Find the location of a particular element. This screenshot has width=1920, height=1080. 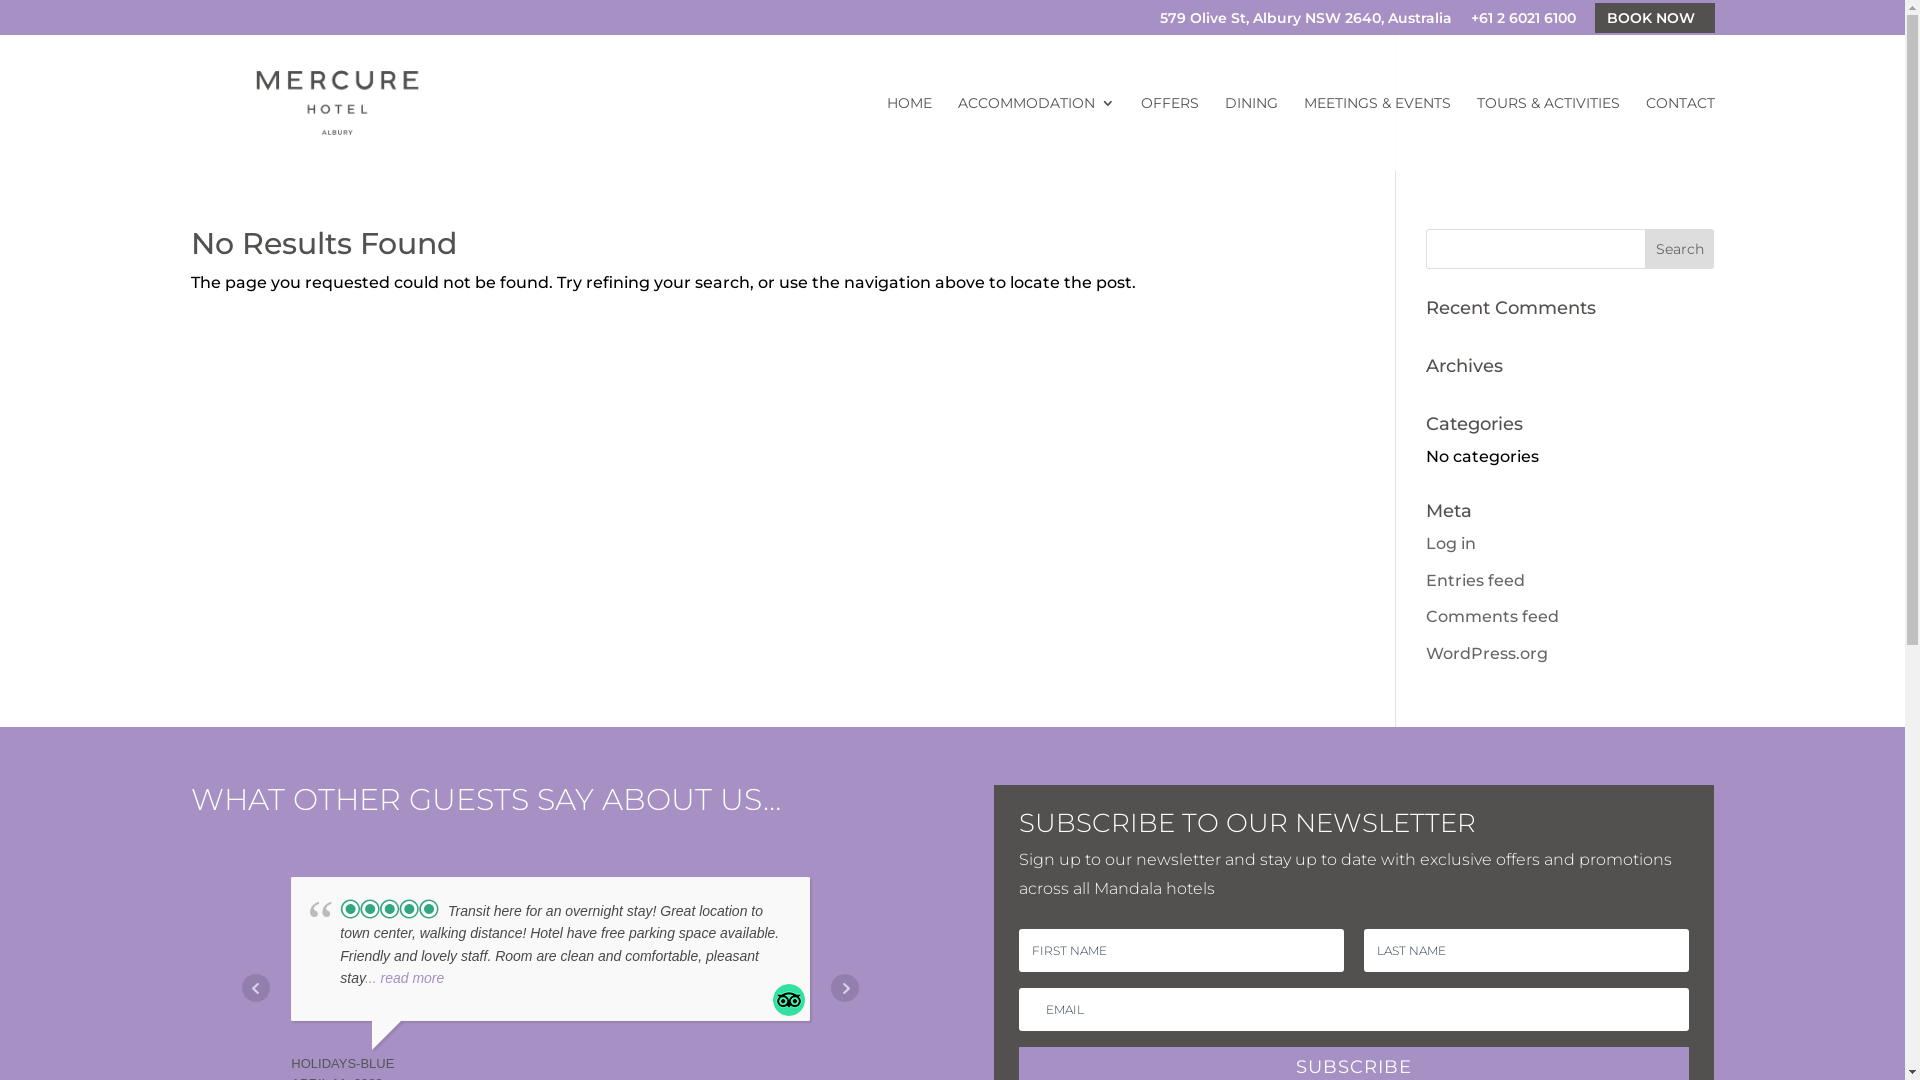

'MEETINGS & EVENTS' is located at coordinates (1376, 133).